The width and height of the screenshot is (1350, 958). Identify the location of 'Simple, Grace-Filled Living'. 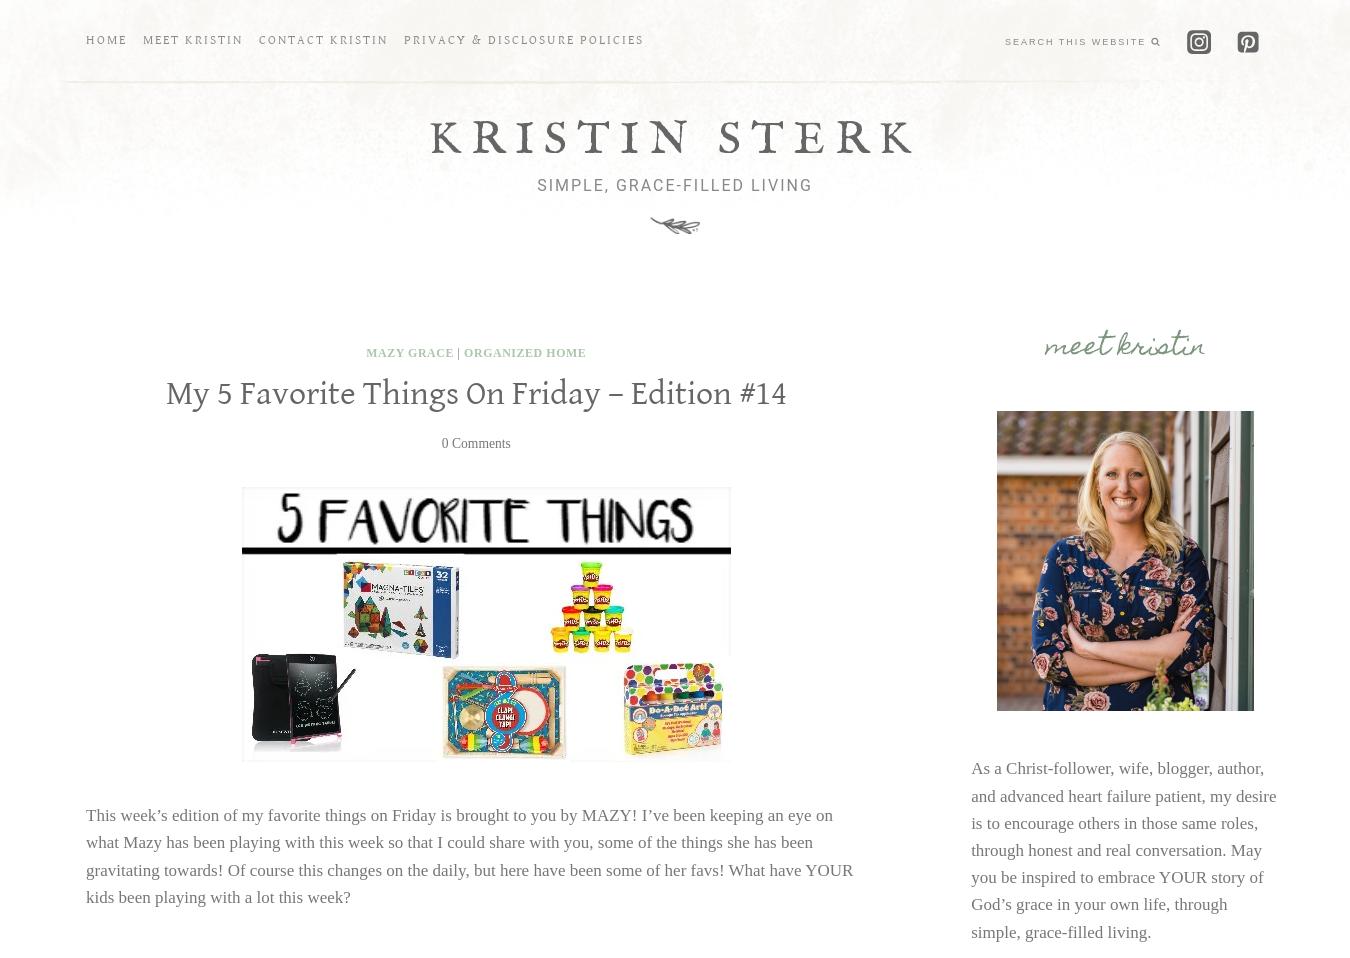
(674, 183).